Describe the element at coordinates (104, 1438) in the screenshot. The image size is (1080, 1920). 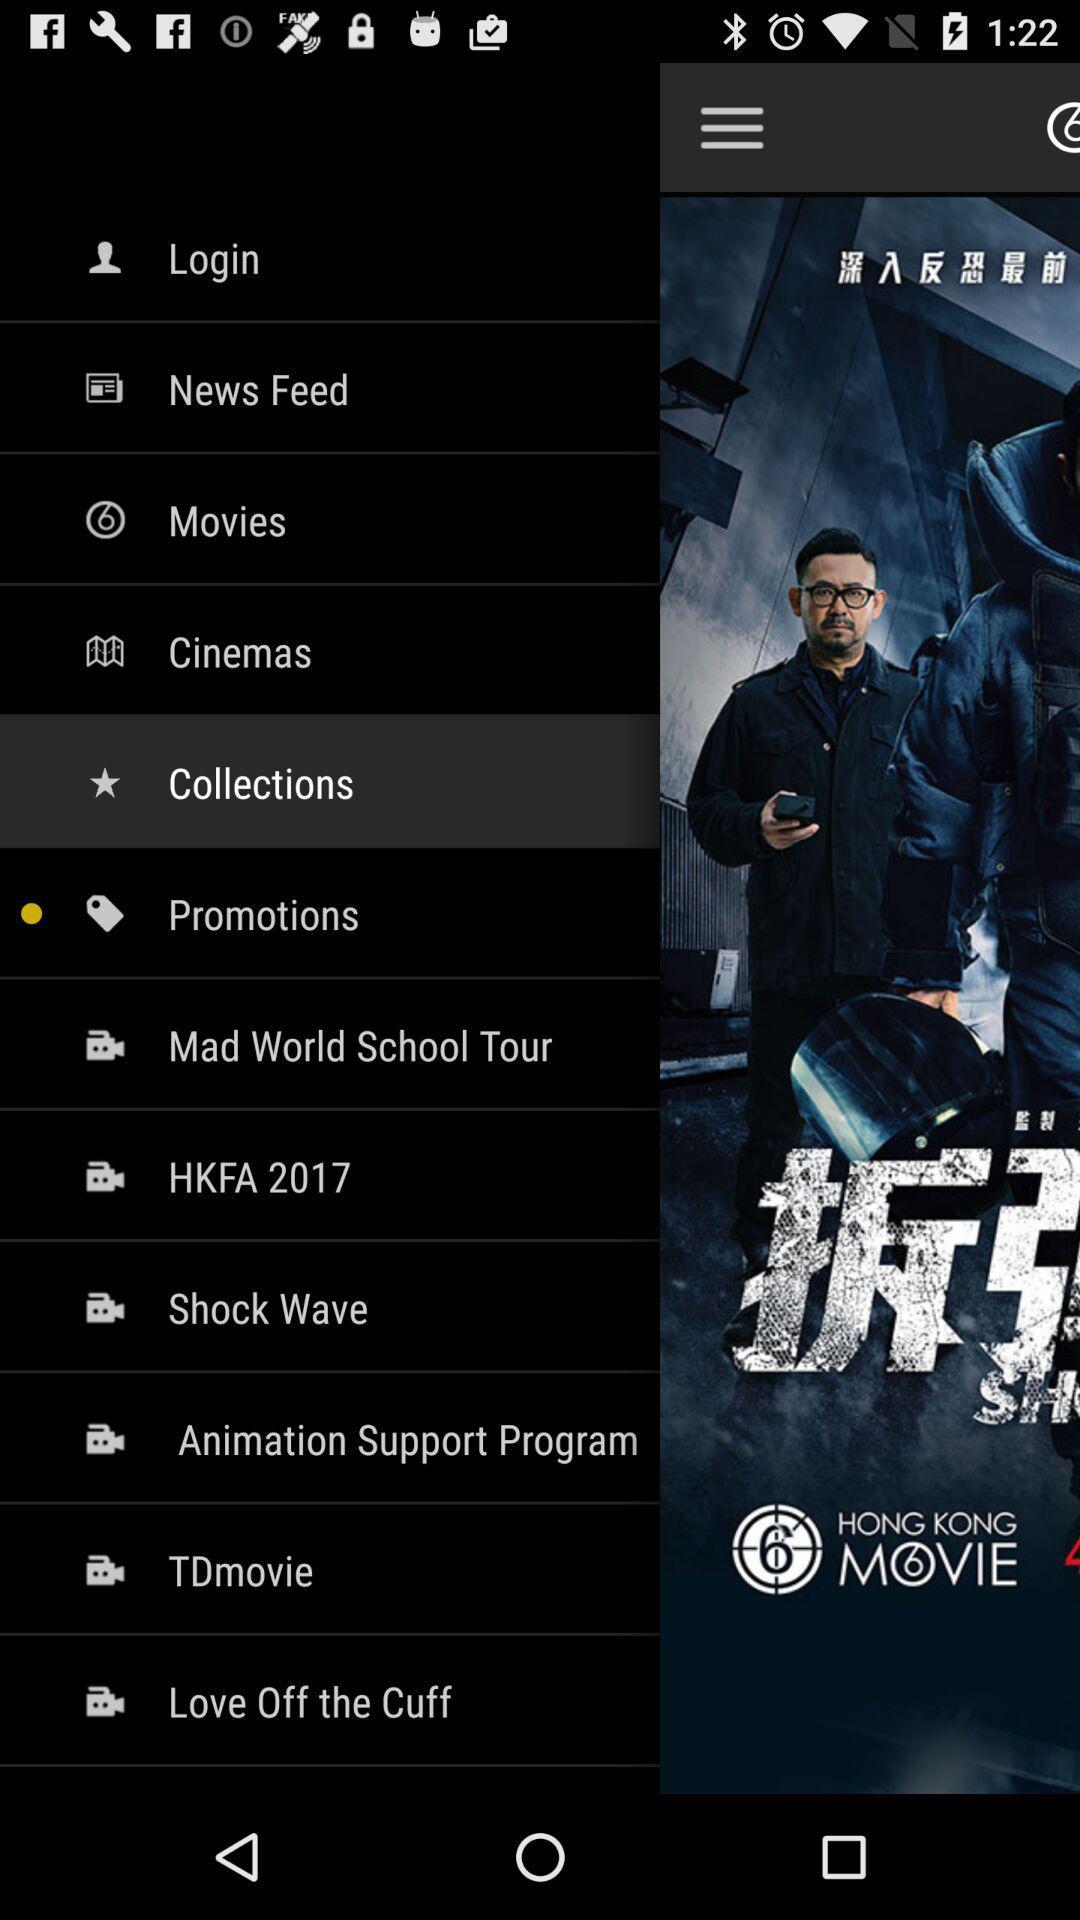
I see `tap the icon which is left to the animation support program` at that location.